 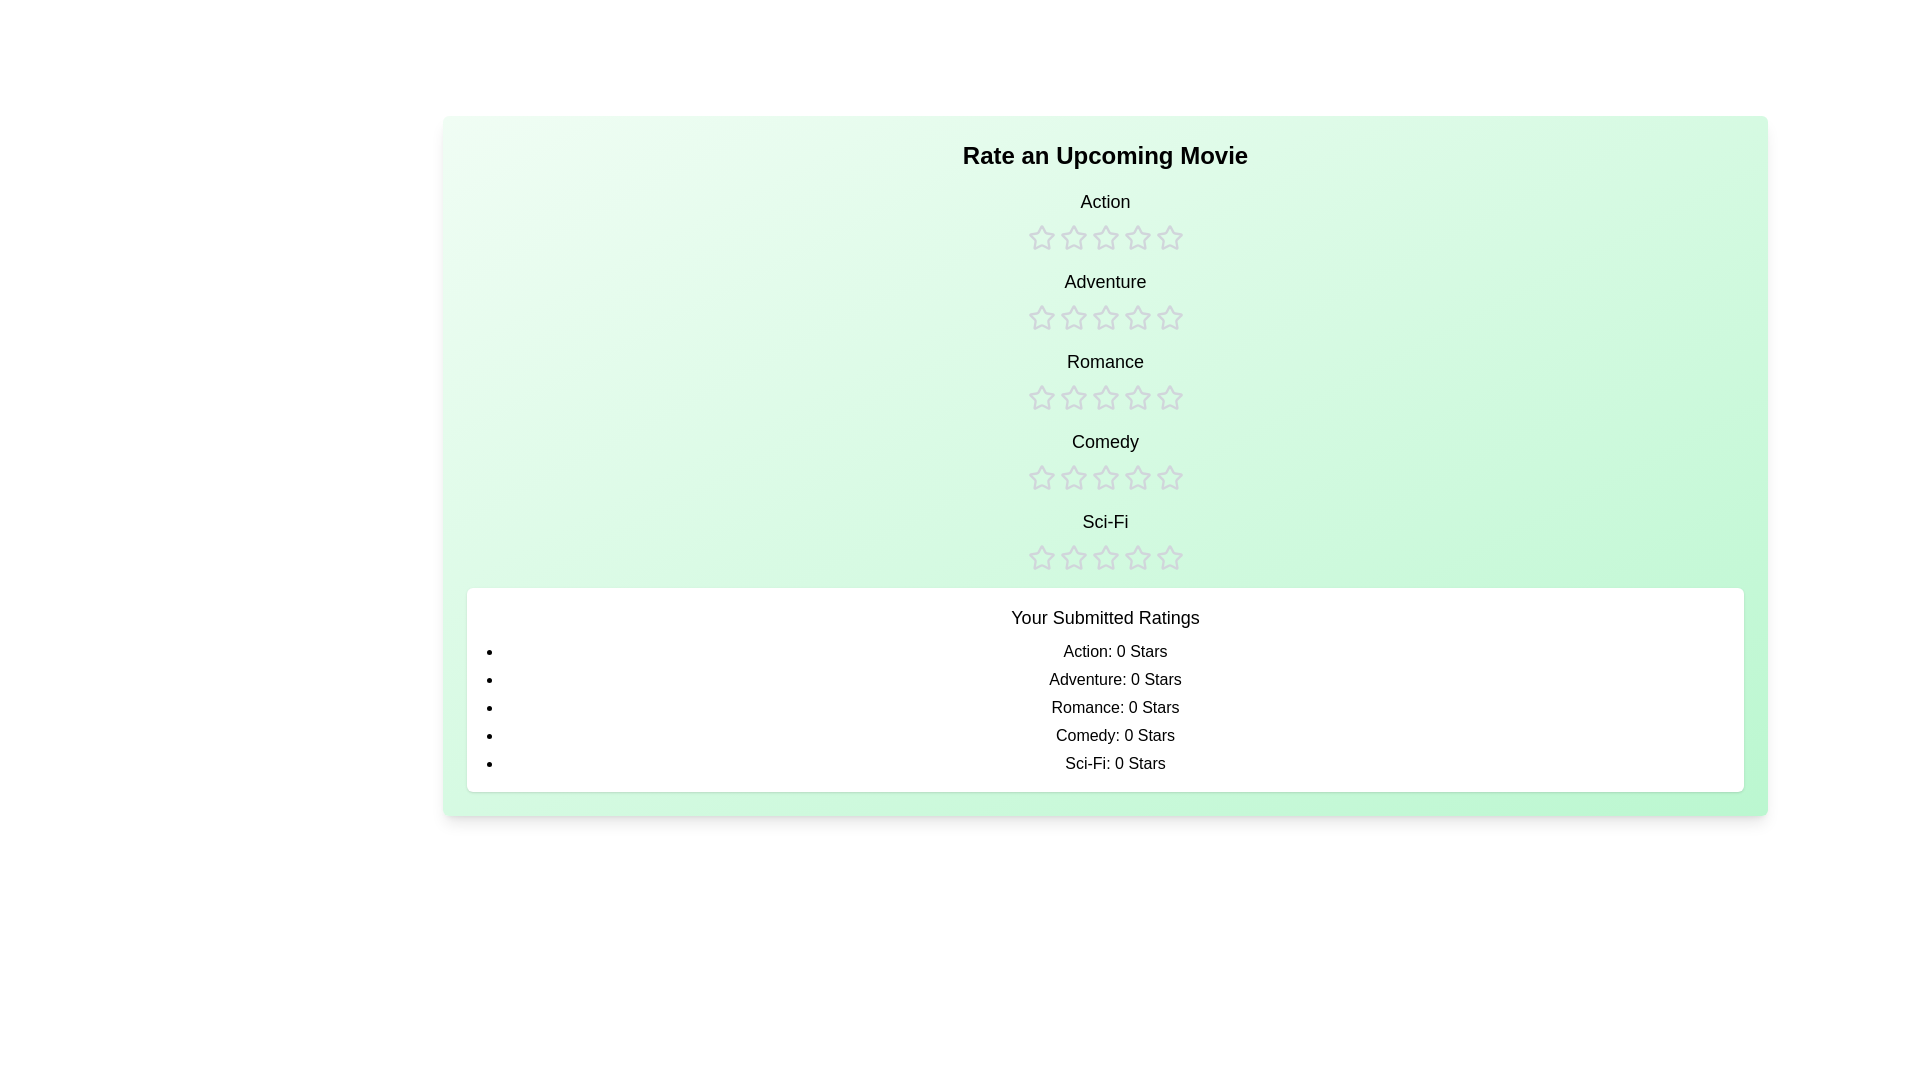 What do you see at coordinates (1169, 459) in the screenshot?
I see `the rating for the Comedy category to 5 stars` at bounding box center [1169, 459].